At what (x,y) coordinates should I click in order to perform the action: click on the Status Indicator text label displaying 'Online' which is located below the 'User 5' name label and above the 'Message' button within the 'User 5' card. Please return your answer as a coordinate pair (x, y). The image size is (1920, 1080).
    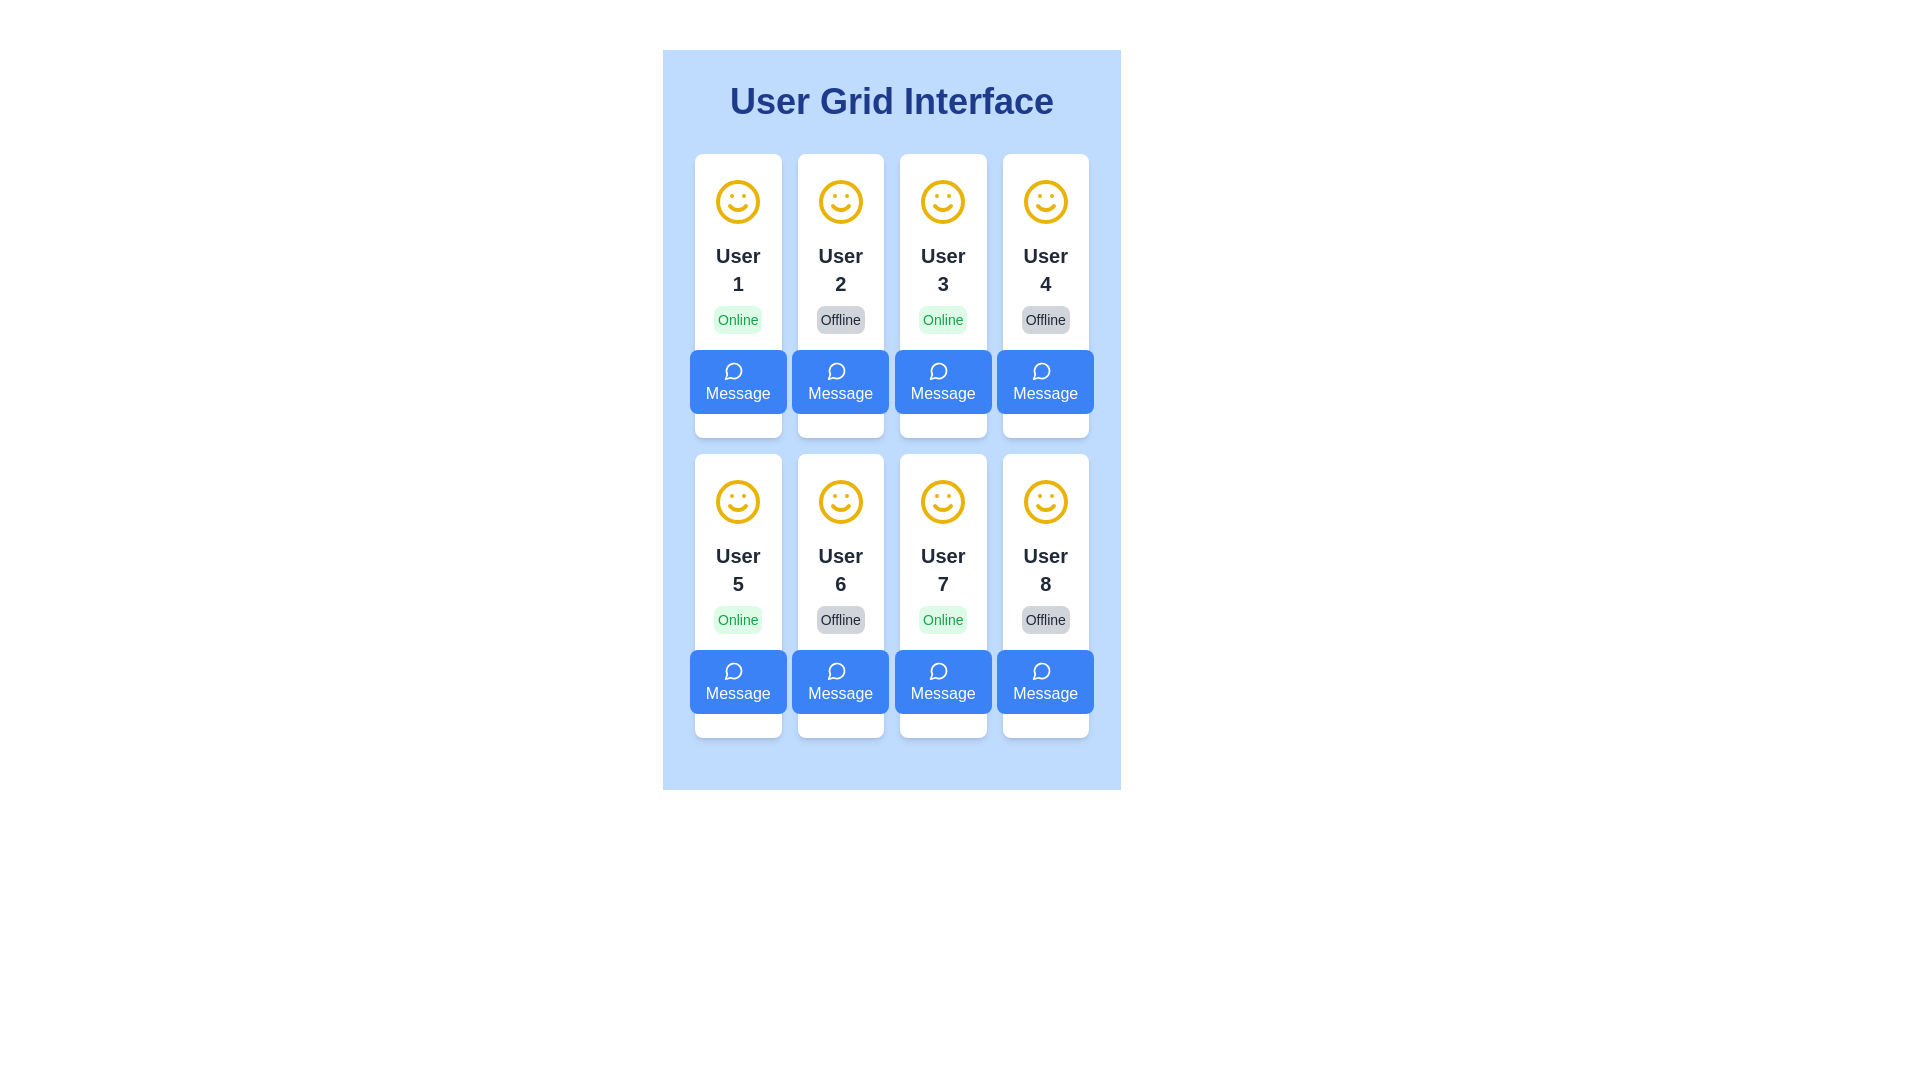
    Looking at the image, I should click on (737, 619).